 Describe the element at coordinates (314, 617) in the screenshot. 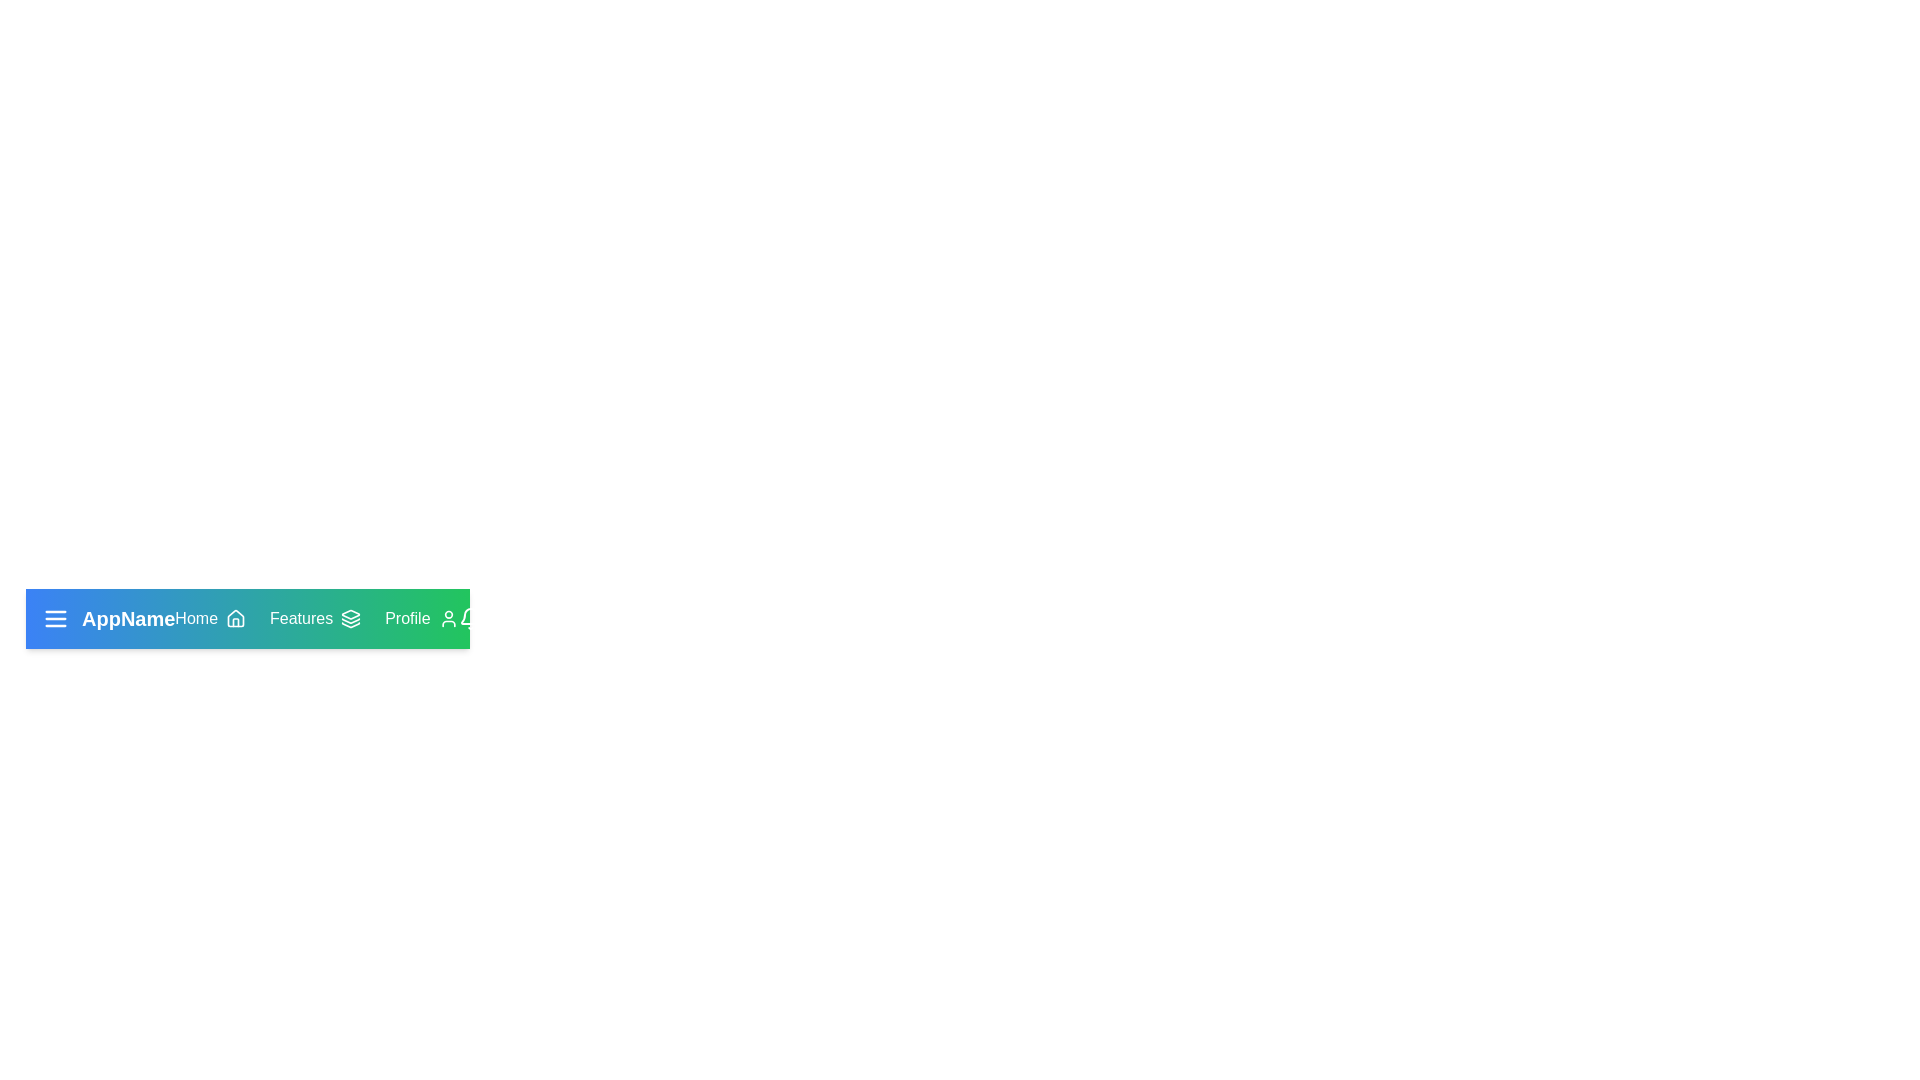

I see `the 'Features' button in the AppBar` at that location.